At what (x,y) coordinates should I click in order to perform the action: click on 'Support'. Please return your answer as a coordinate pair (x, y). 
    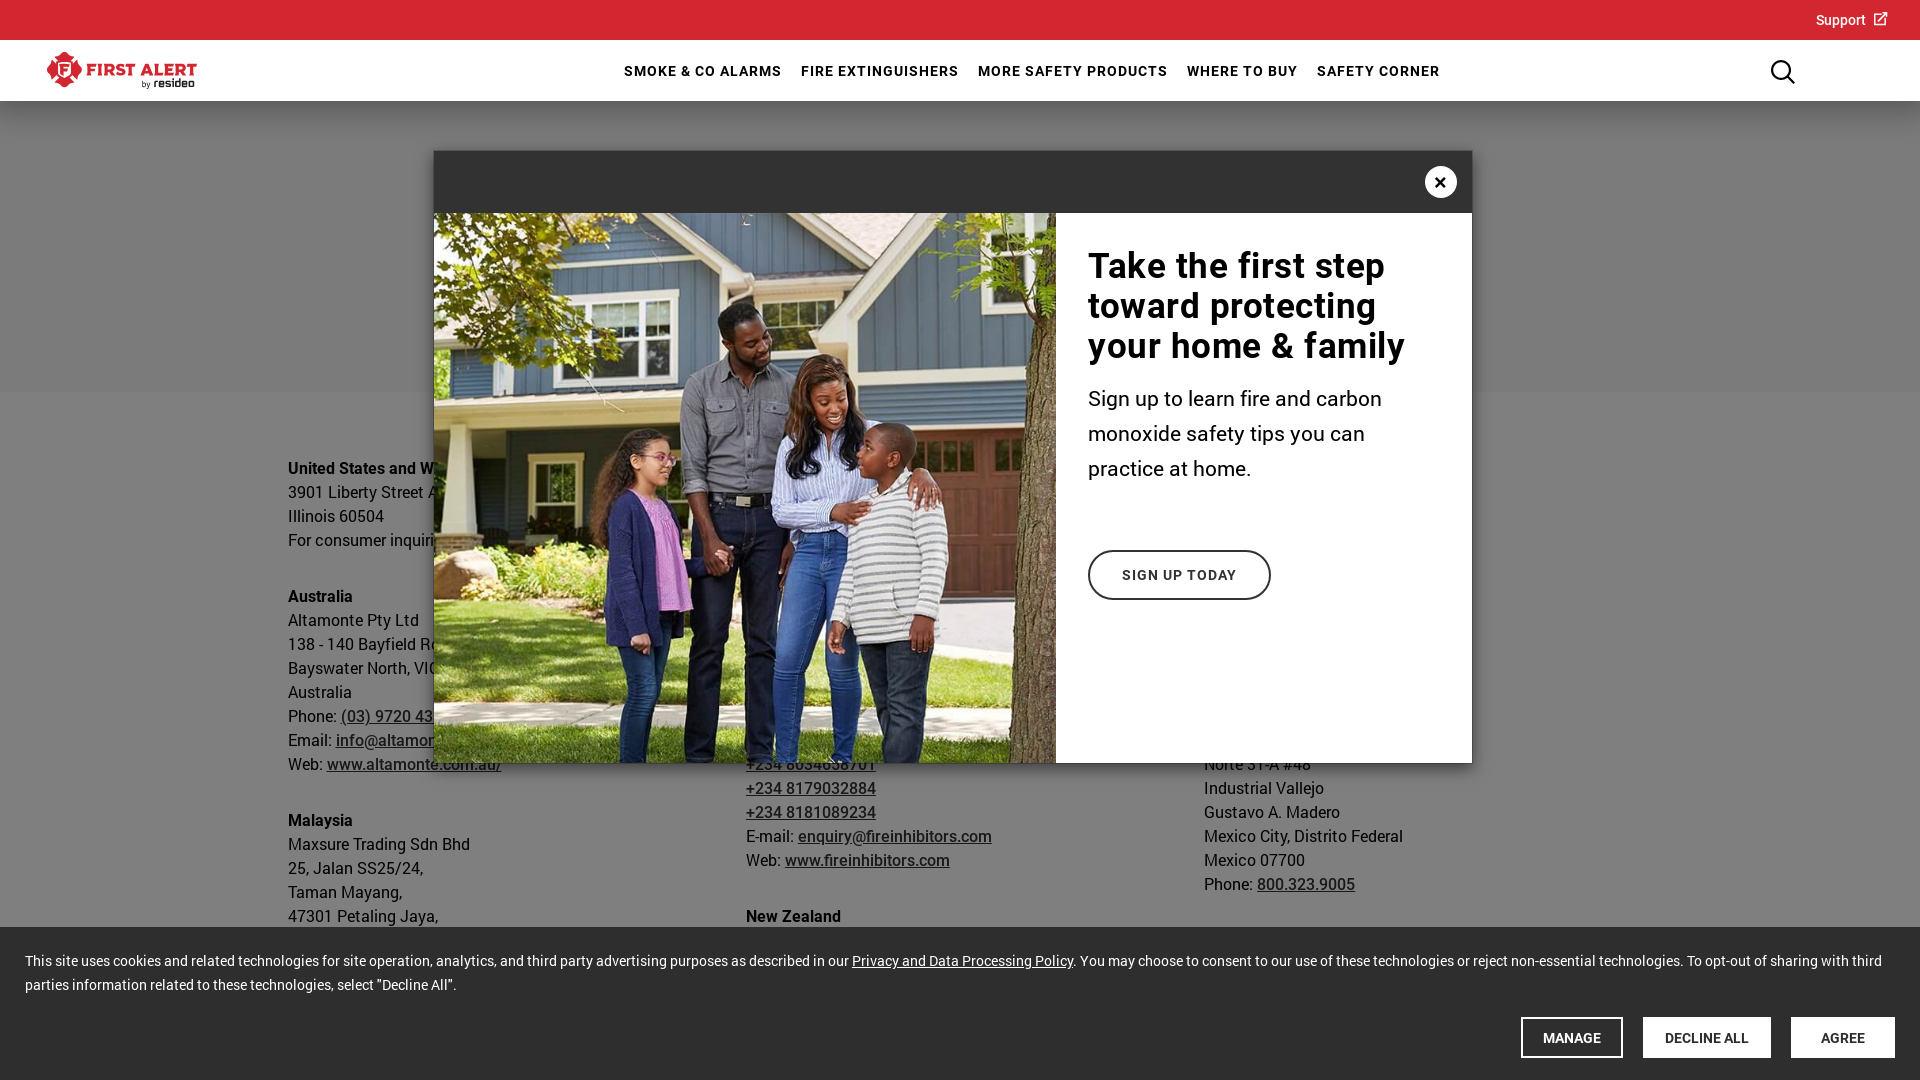
    Looking at the image, I should click on (1851, 18).